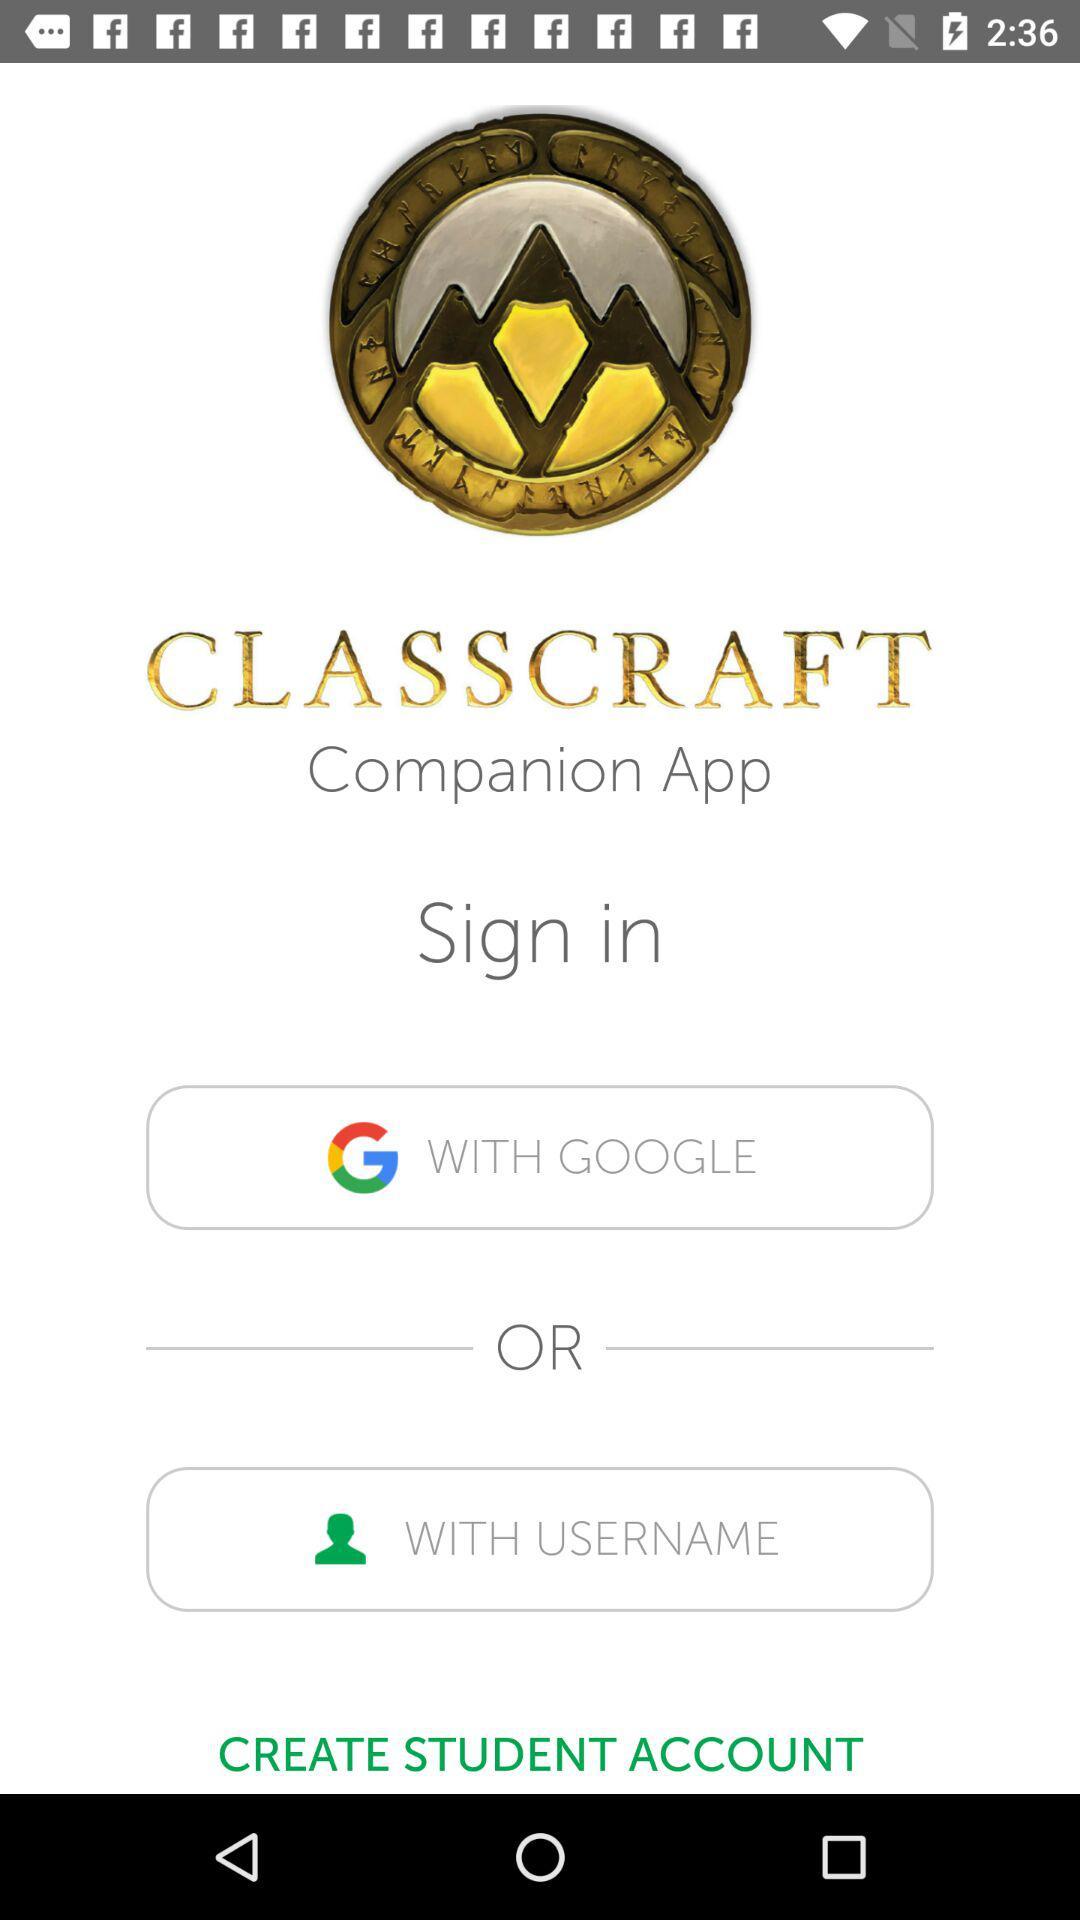 This screenshot has height=1920, width=1080. What do you see at coordinates (540, 1743) in the screenshot?
I see `create student account item` at bounding box center [540, 1743].